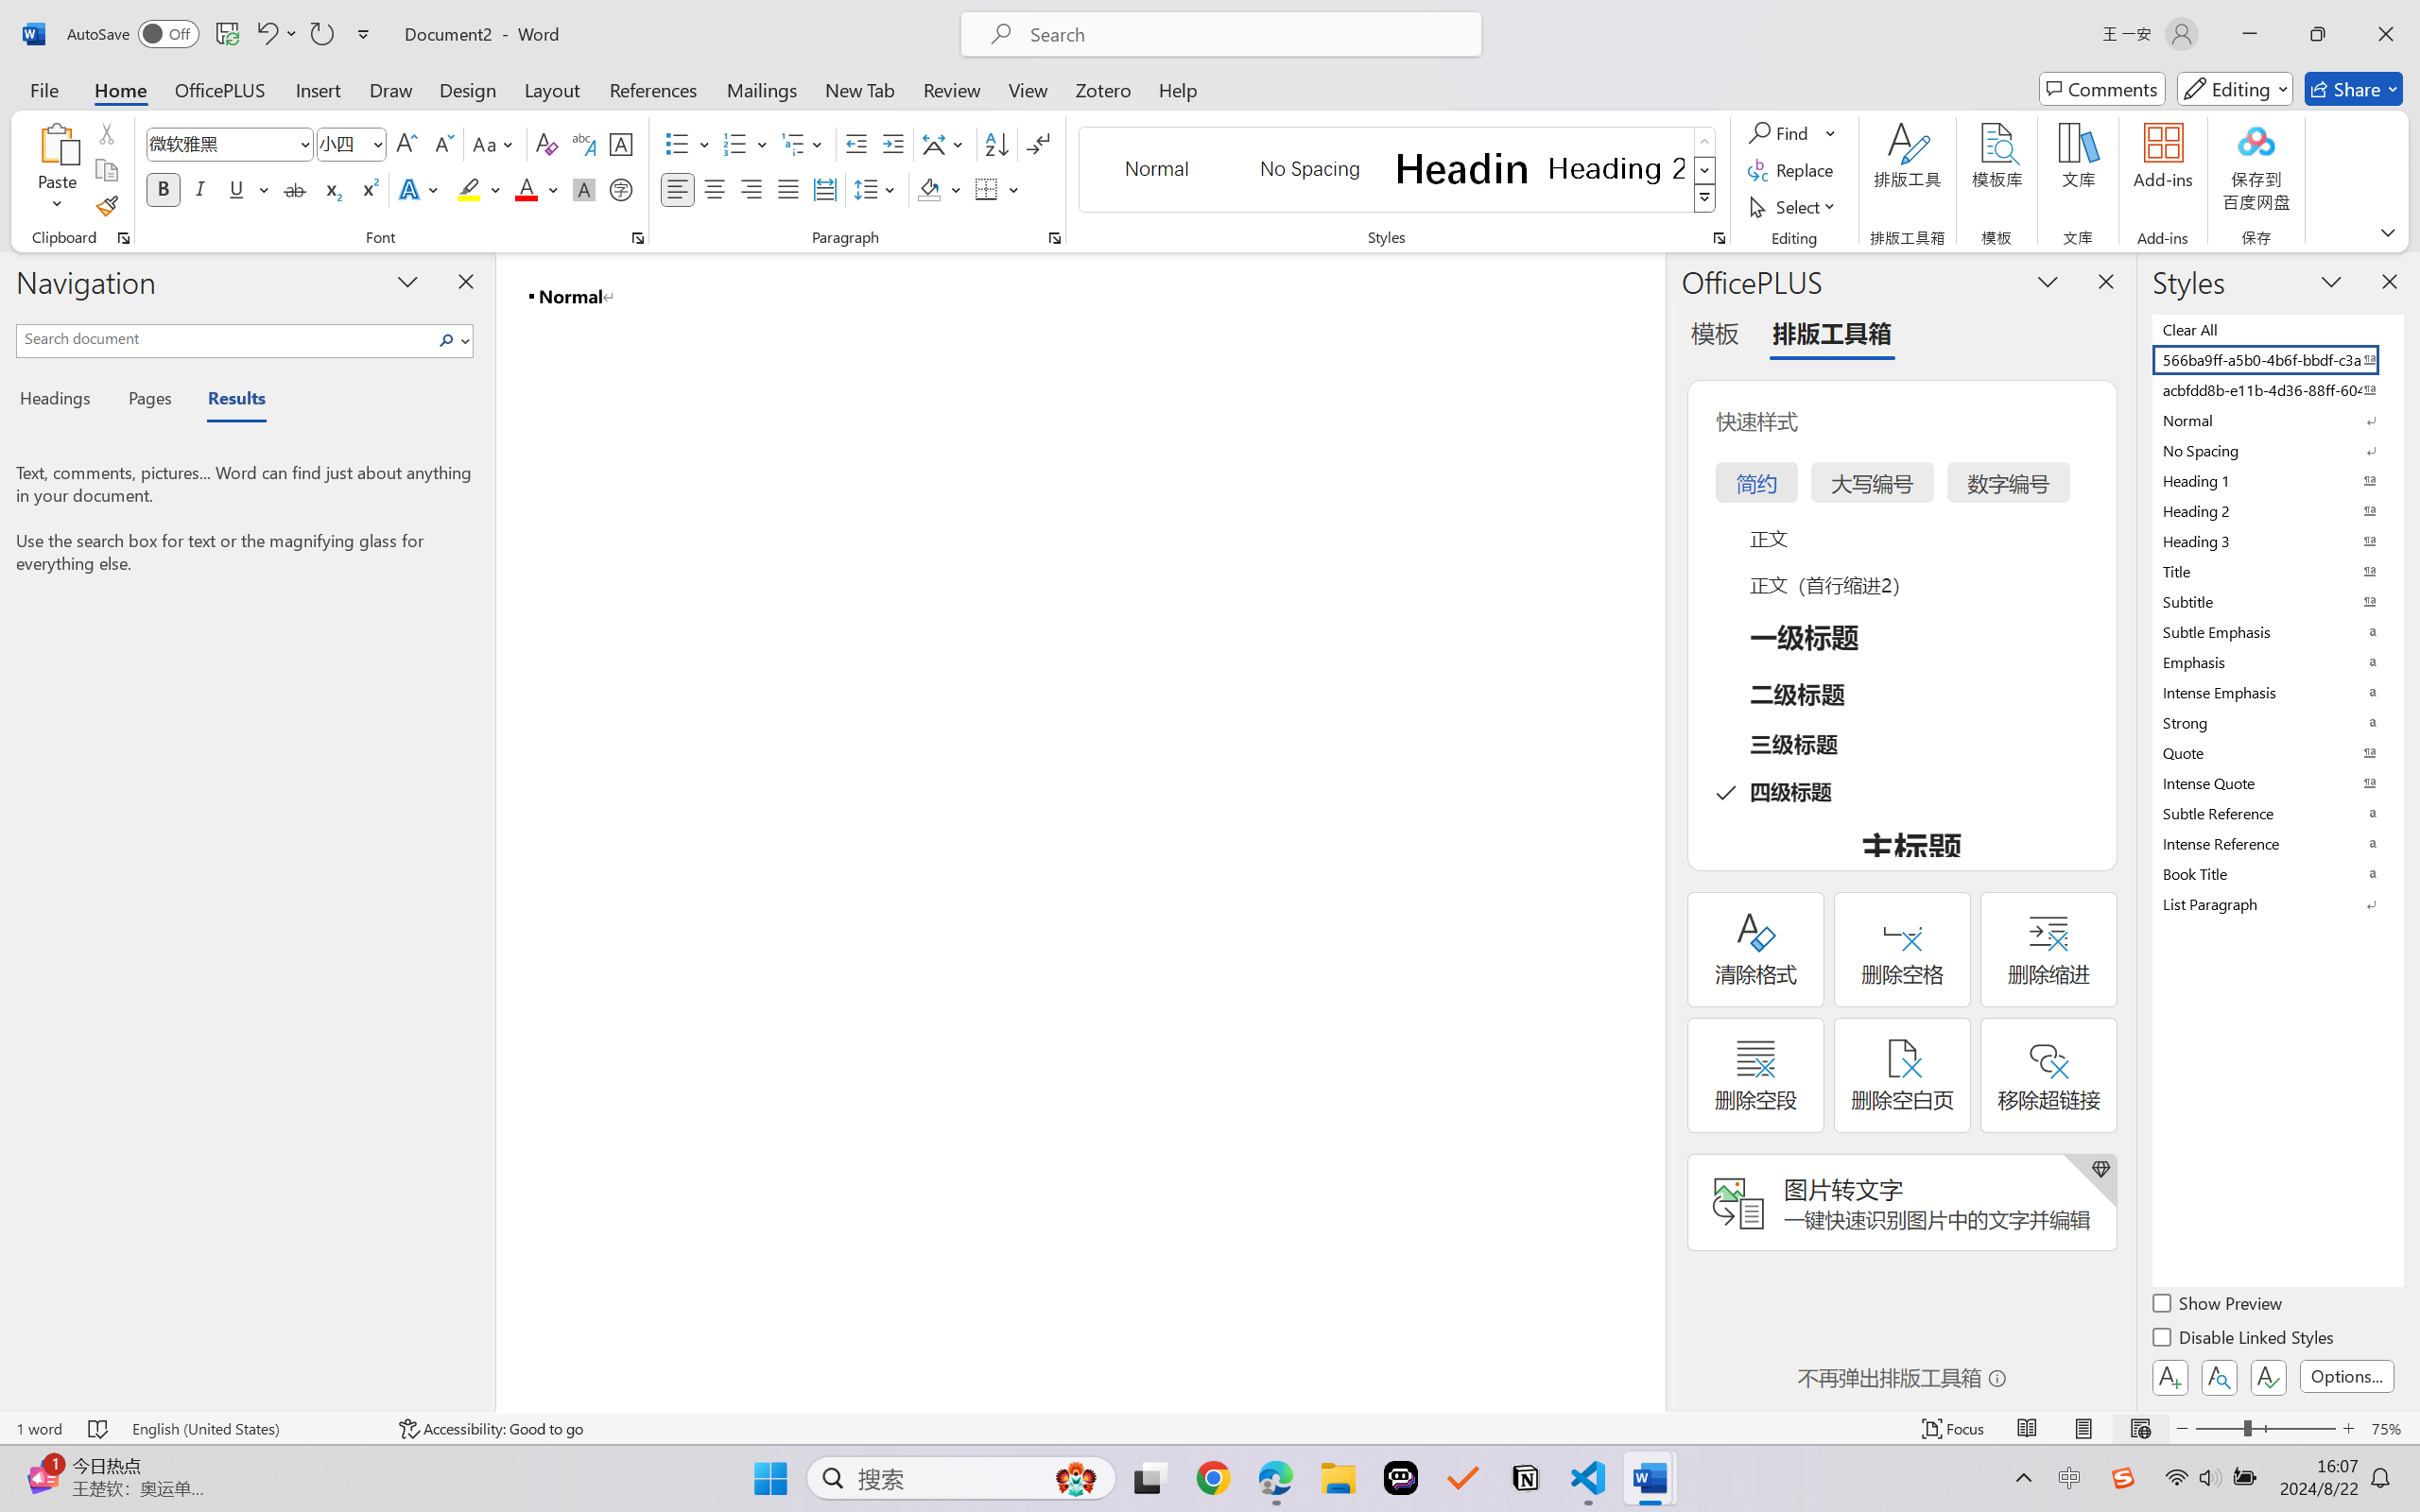 The height and width of the screenshot is (1512, 2420). Describe the element at coordinates (2218, 1305) in the screenshot. I see `'Show Preview'` at that location.